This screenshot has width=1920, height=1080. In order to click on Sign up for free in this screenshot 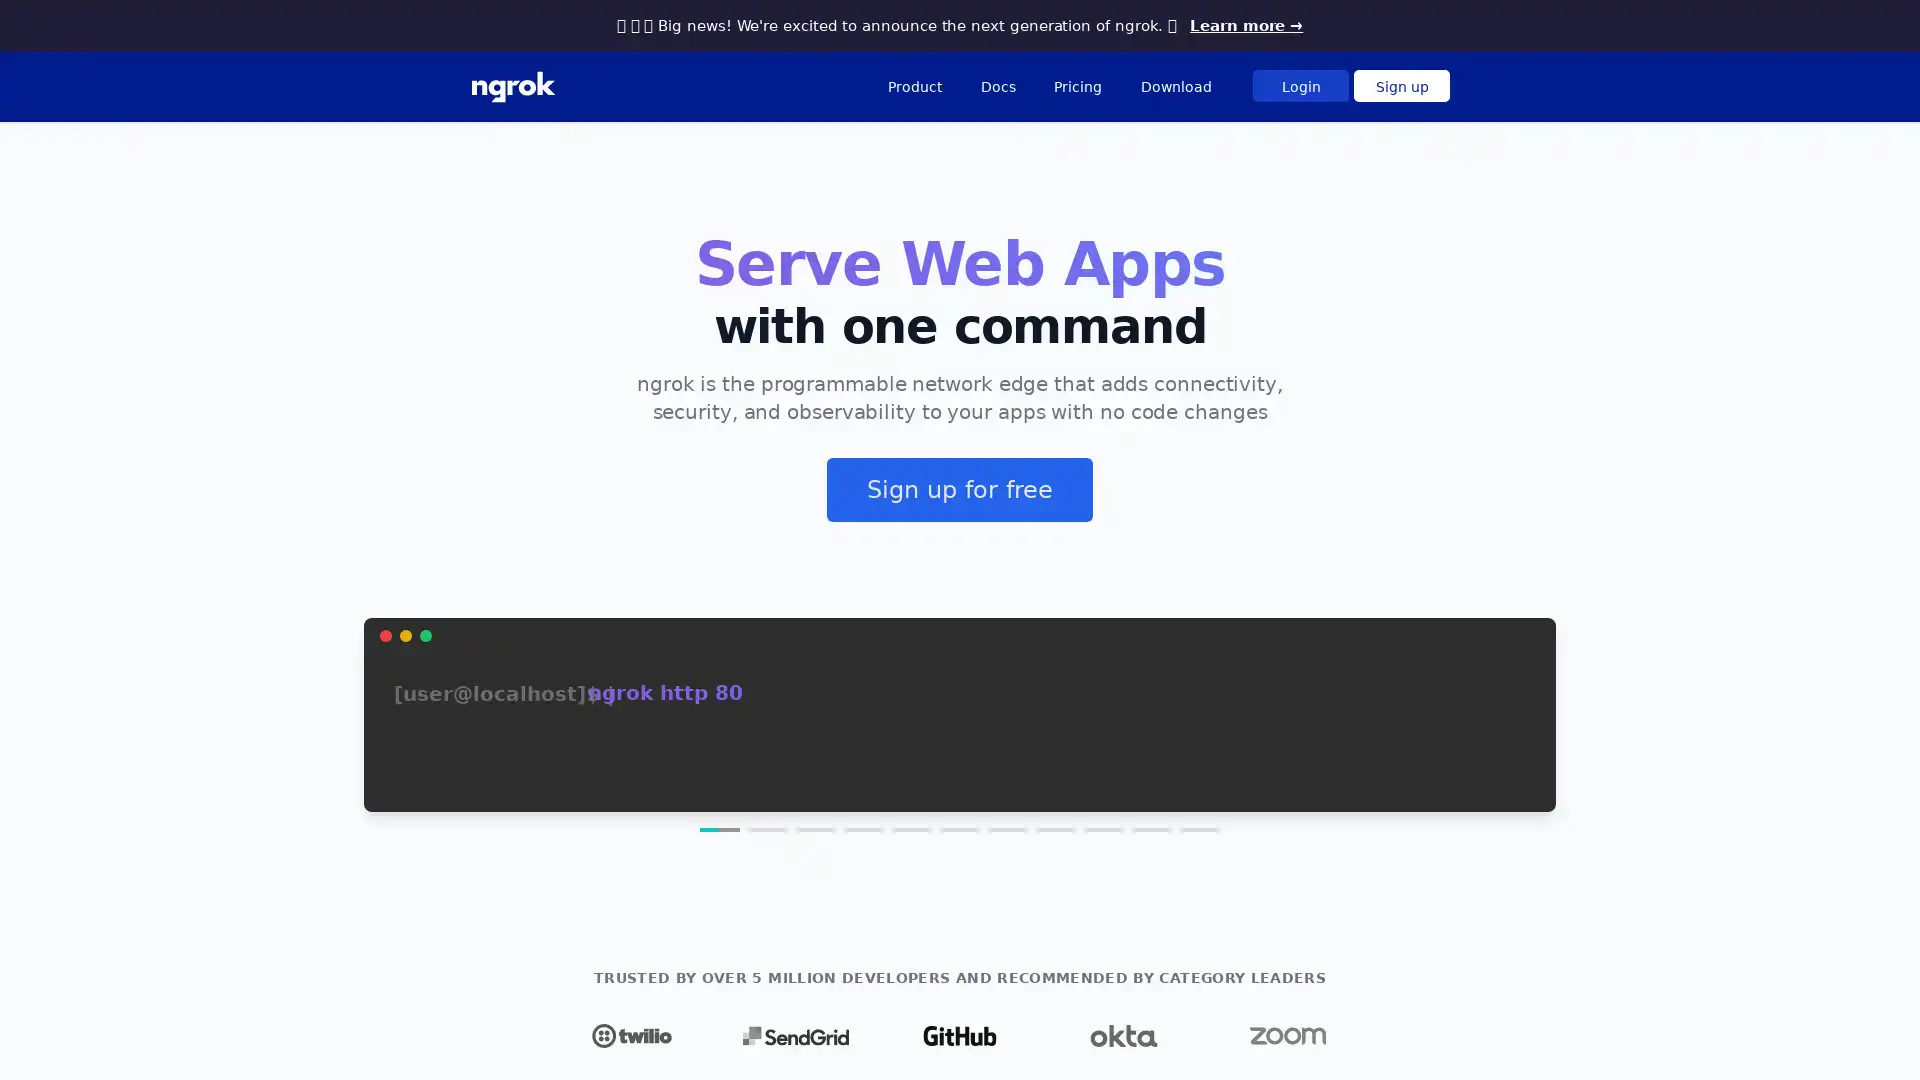, I will do `click(960, 489)`.